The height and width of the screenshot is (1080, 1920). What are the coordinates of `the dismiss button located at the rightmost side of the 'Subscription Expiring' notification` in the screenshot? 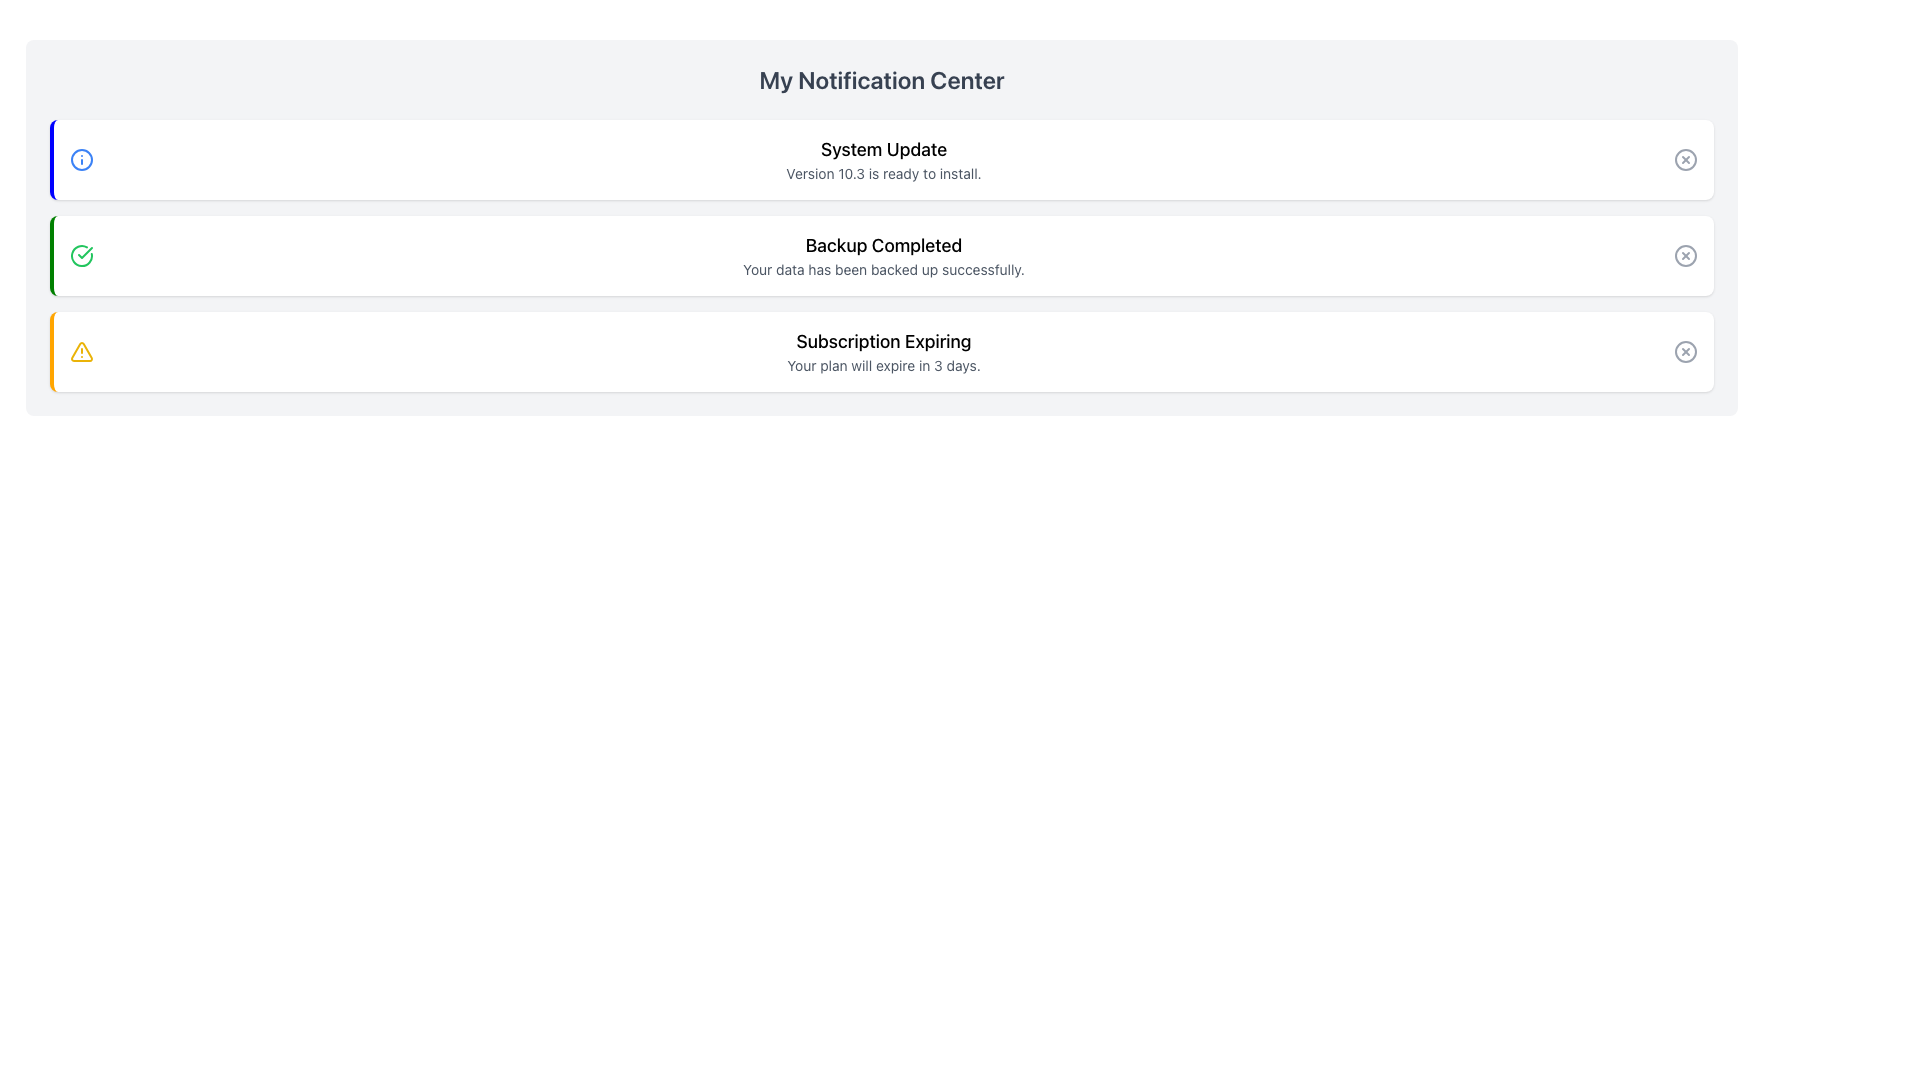 It's located at (1684, 350).